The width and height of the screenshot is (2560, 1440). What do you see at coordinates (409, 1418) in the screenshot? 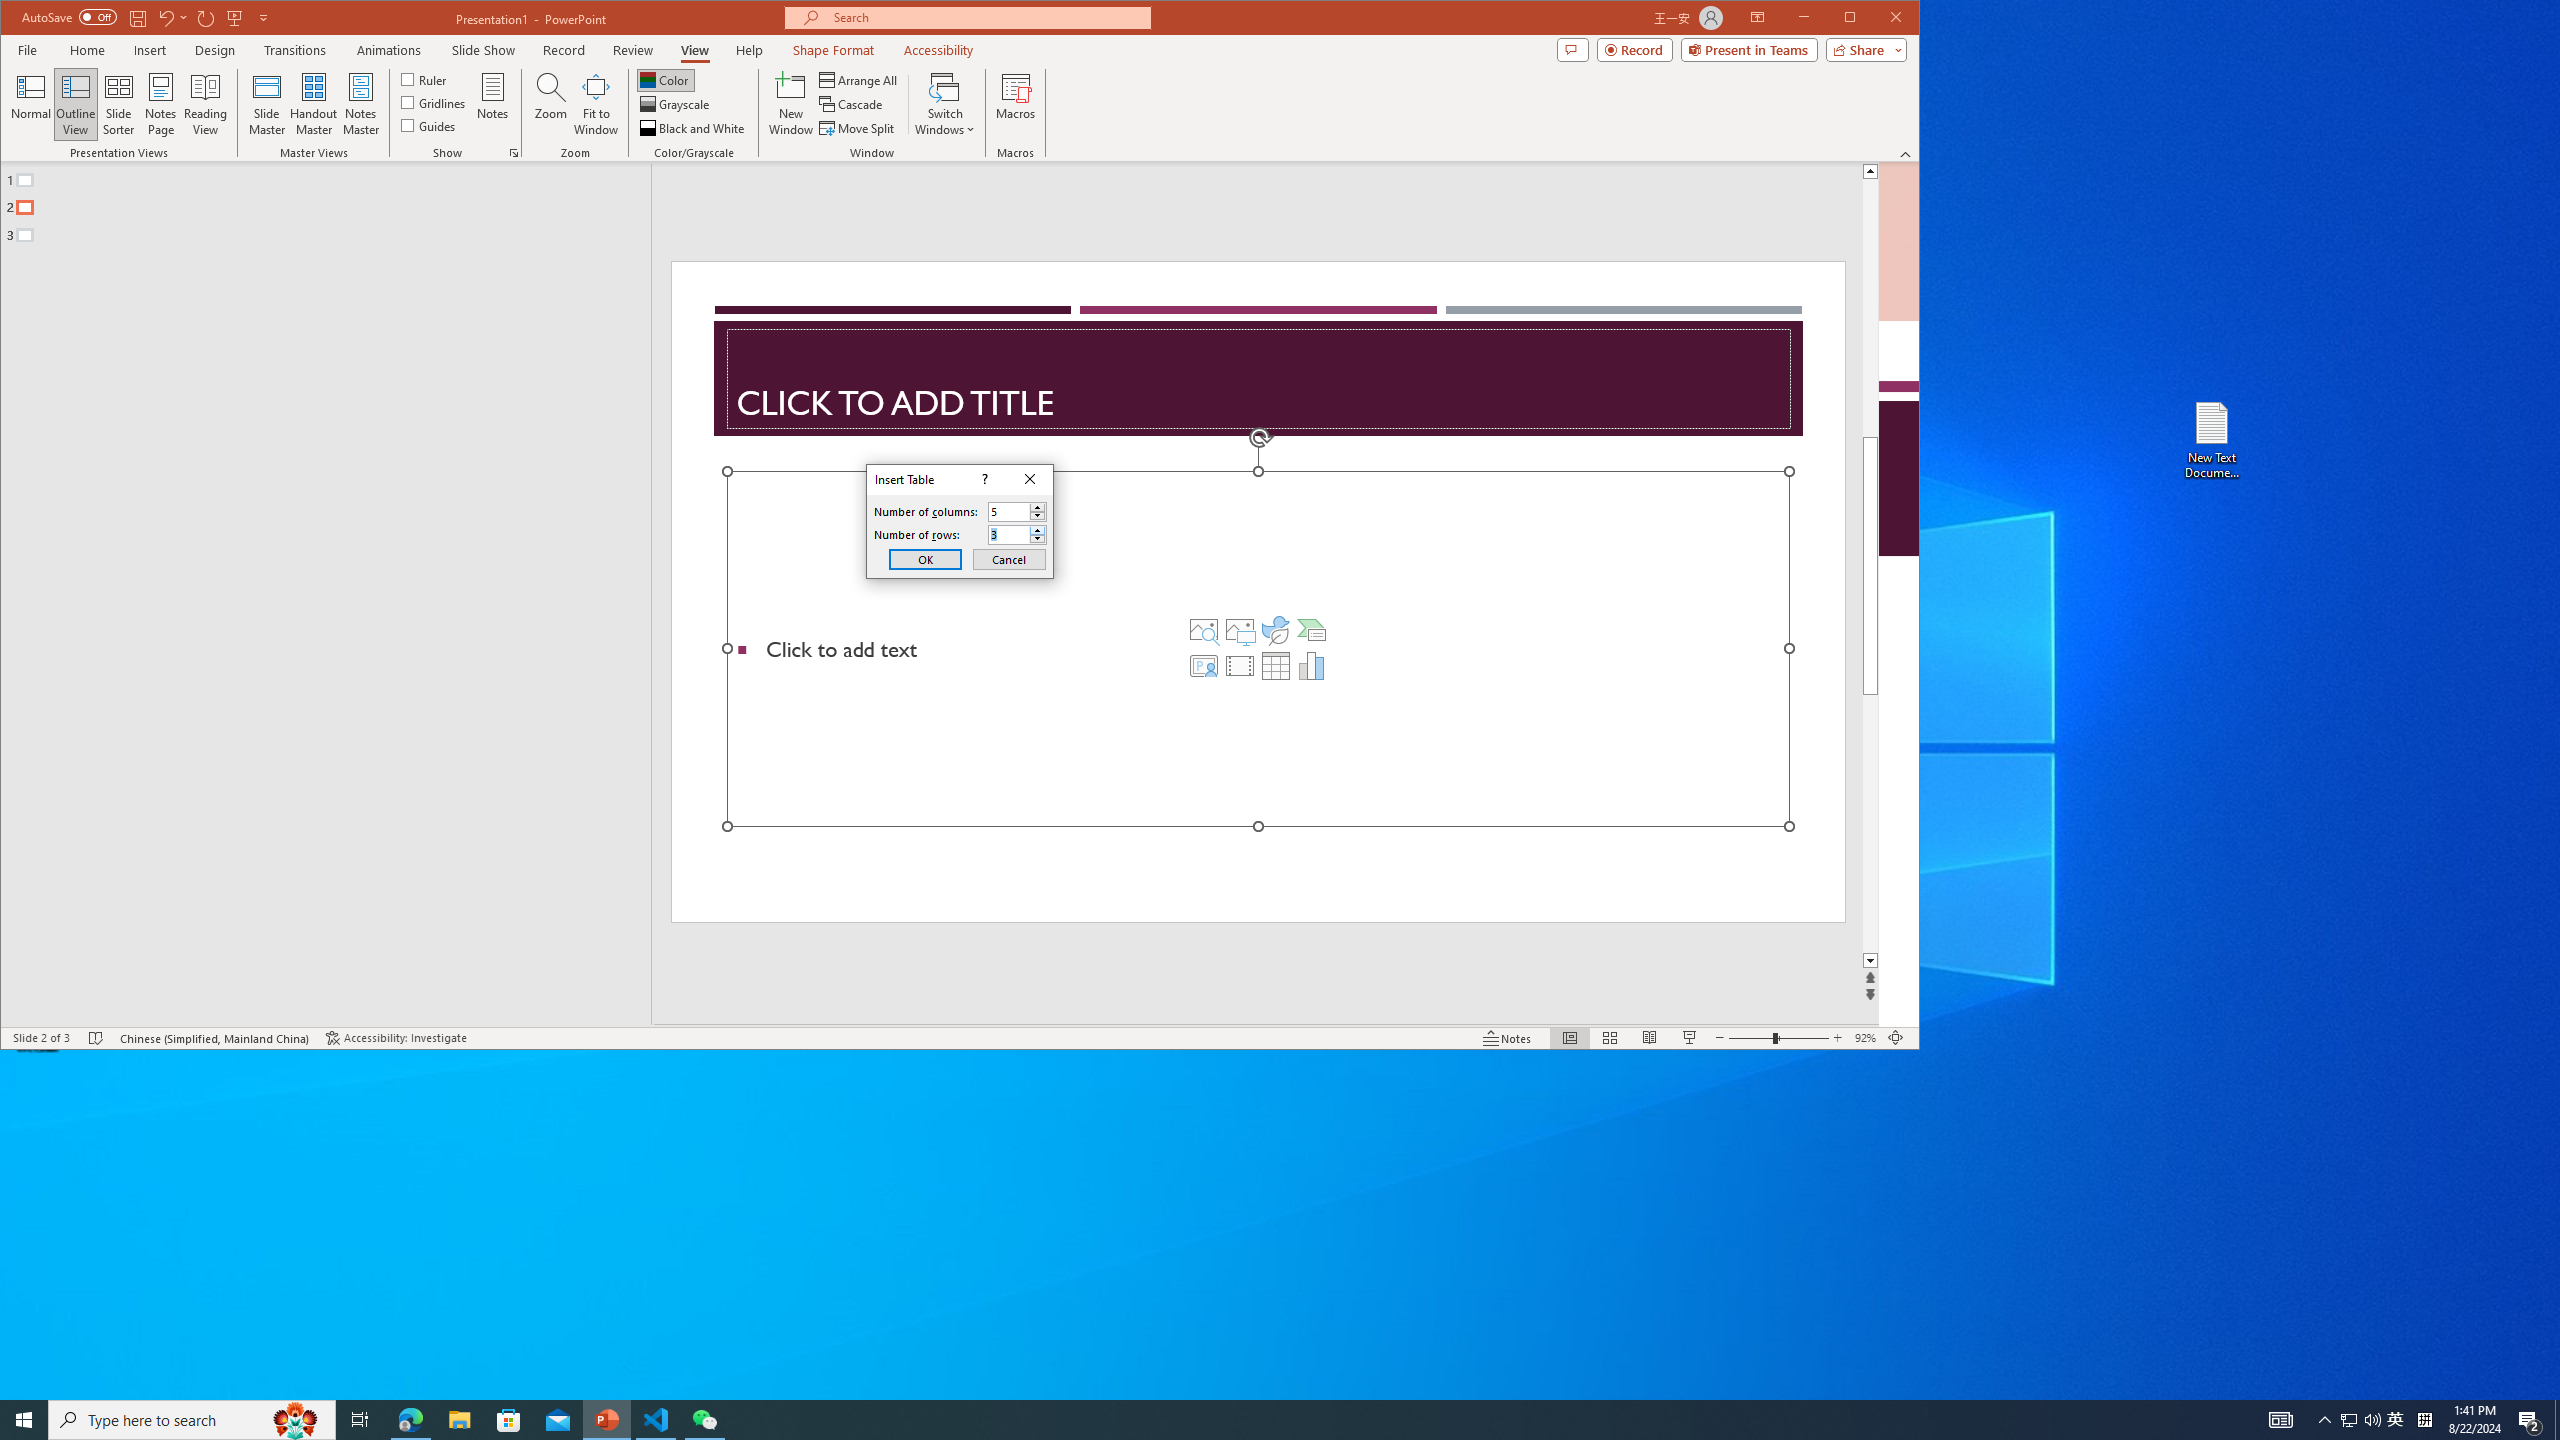
I see `'Microsoft Edge - 1 running window'` at bounding box center [409, 1418].